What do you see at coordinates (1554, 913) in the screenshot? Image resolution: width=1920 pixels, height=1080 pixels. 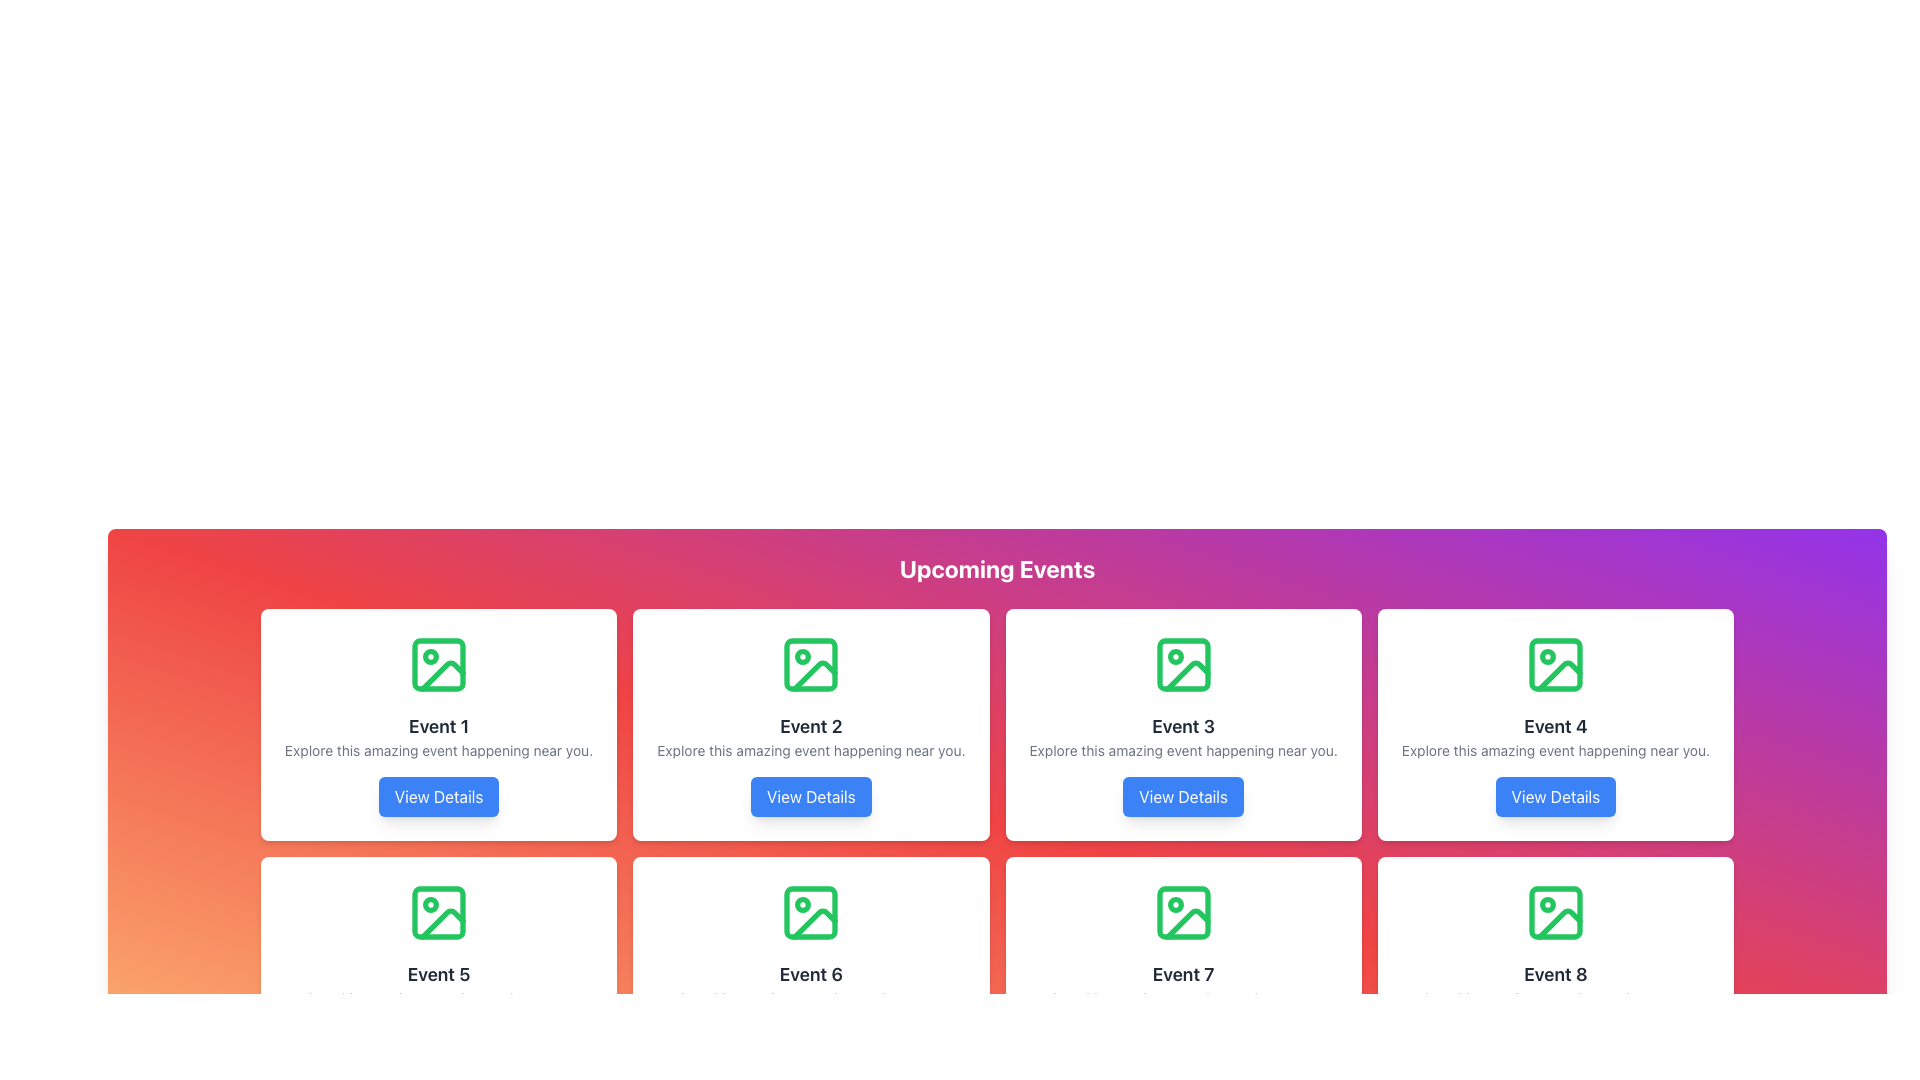 I see `the decorative icon in the bottom-right corner of the grid layout, which represents an image preview for 'Event 8'` at bounding box center [1554, 913].